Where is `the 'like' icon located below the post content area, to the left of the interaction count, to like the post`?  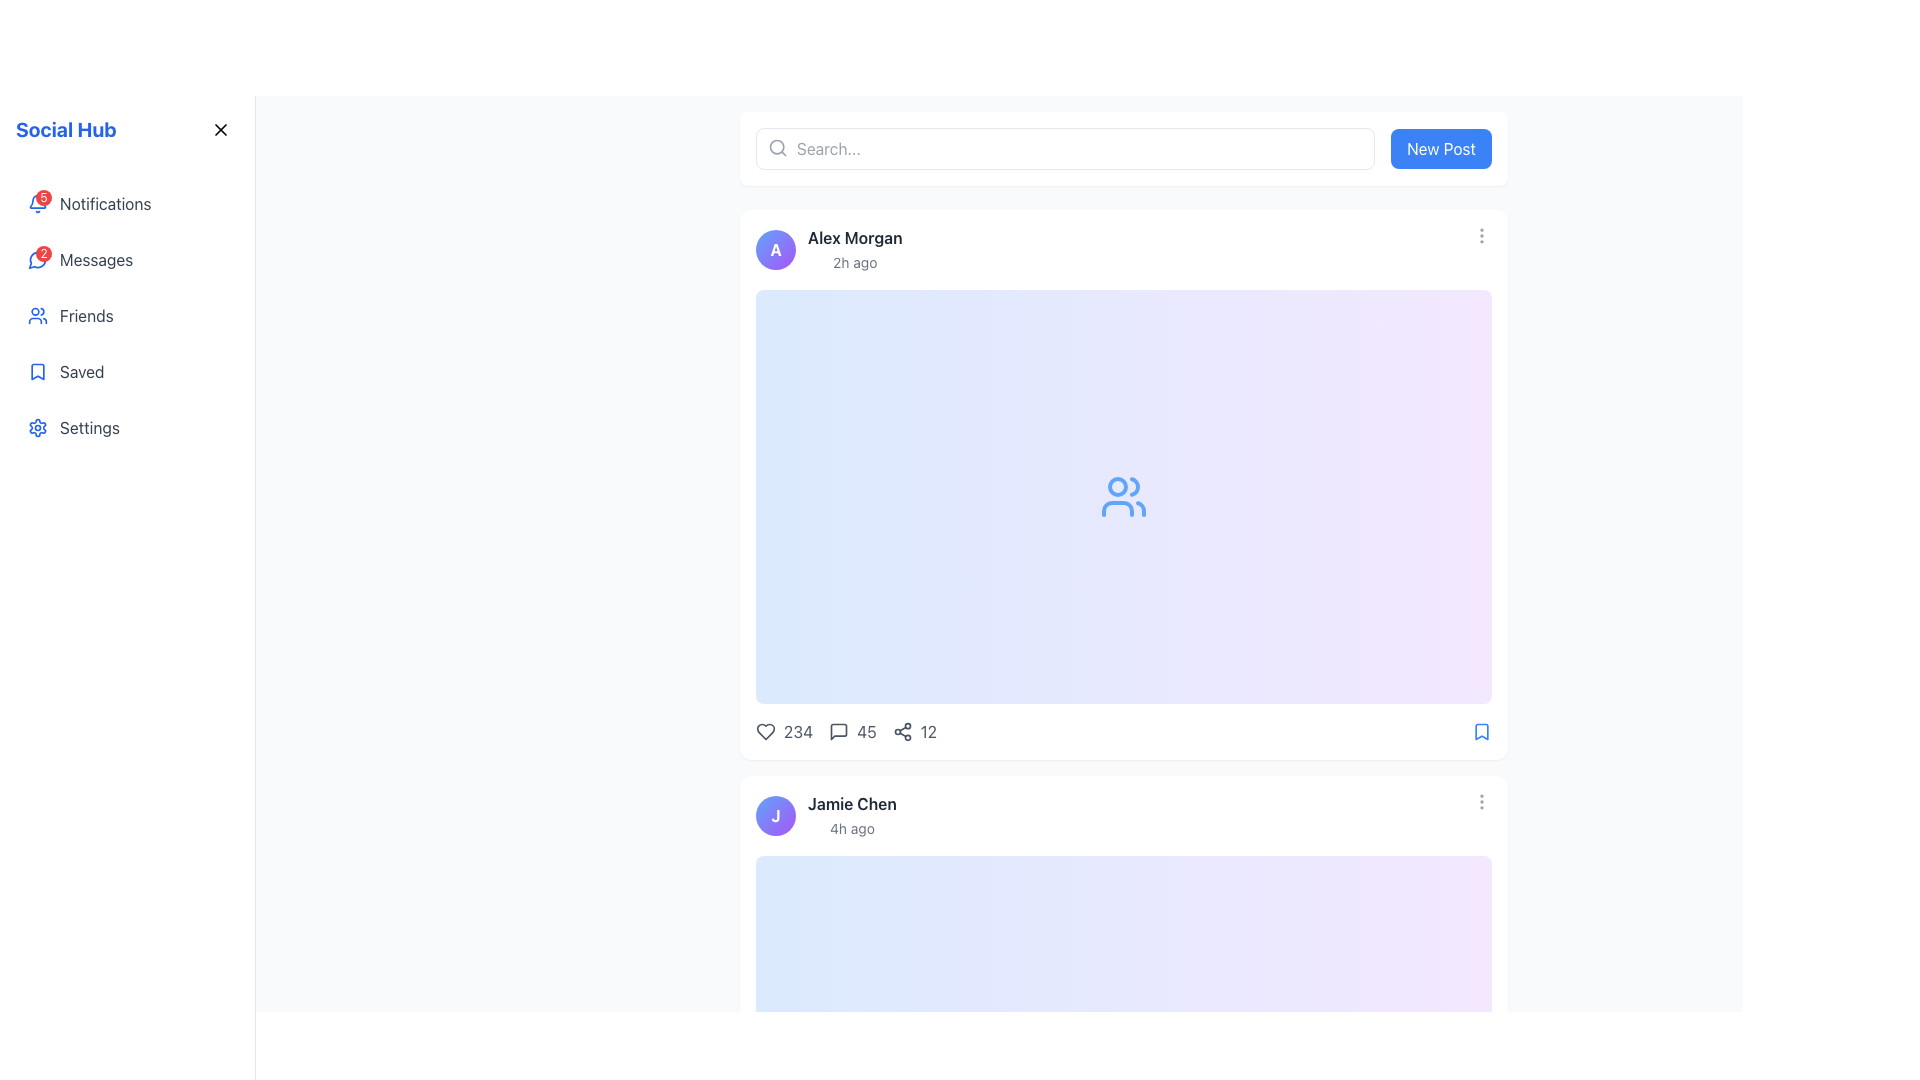
the 'like' icon located below the post content area, to the left of the interaction count, to like the post is located at coordinates (765, 732).